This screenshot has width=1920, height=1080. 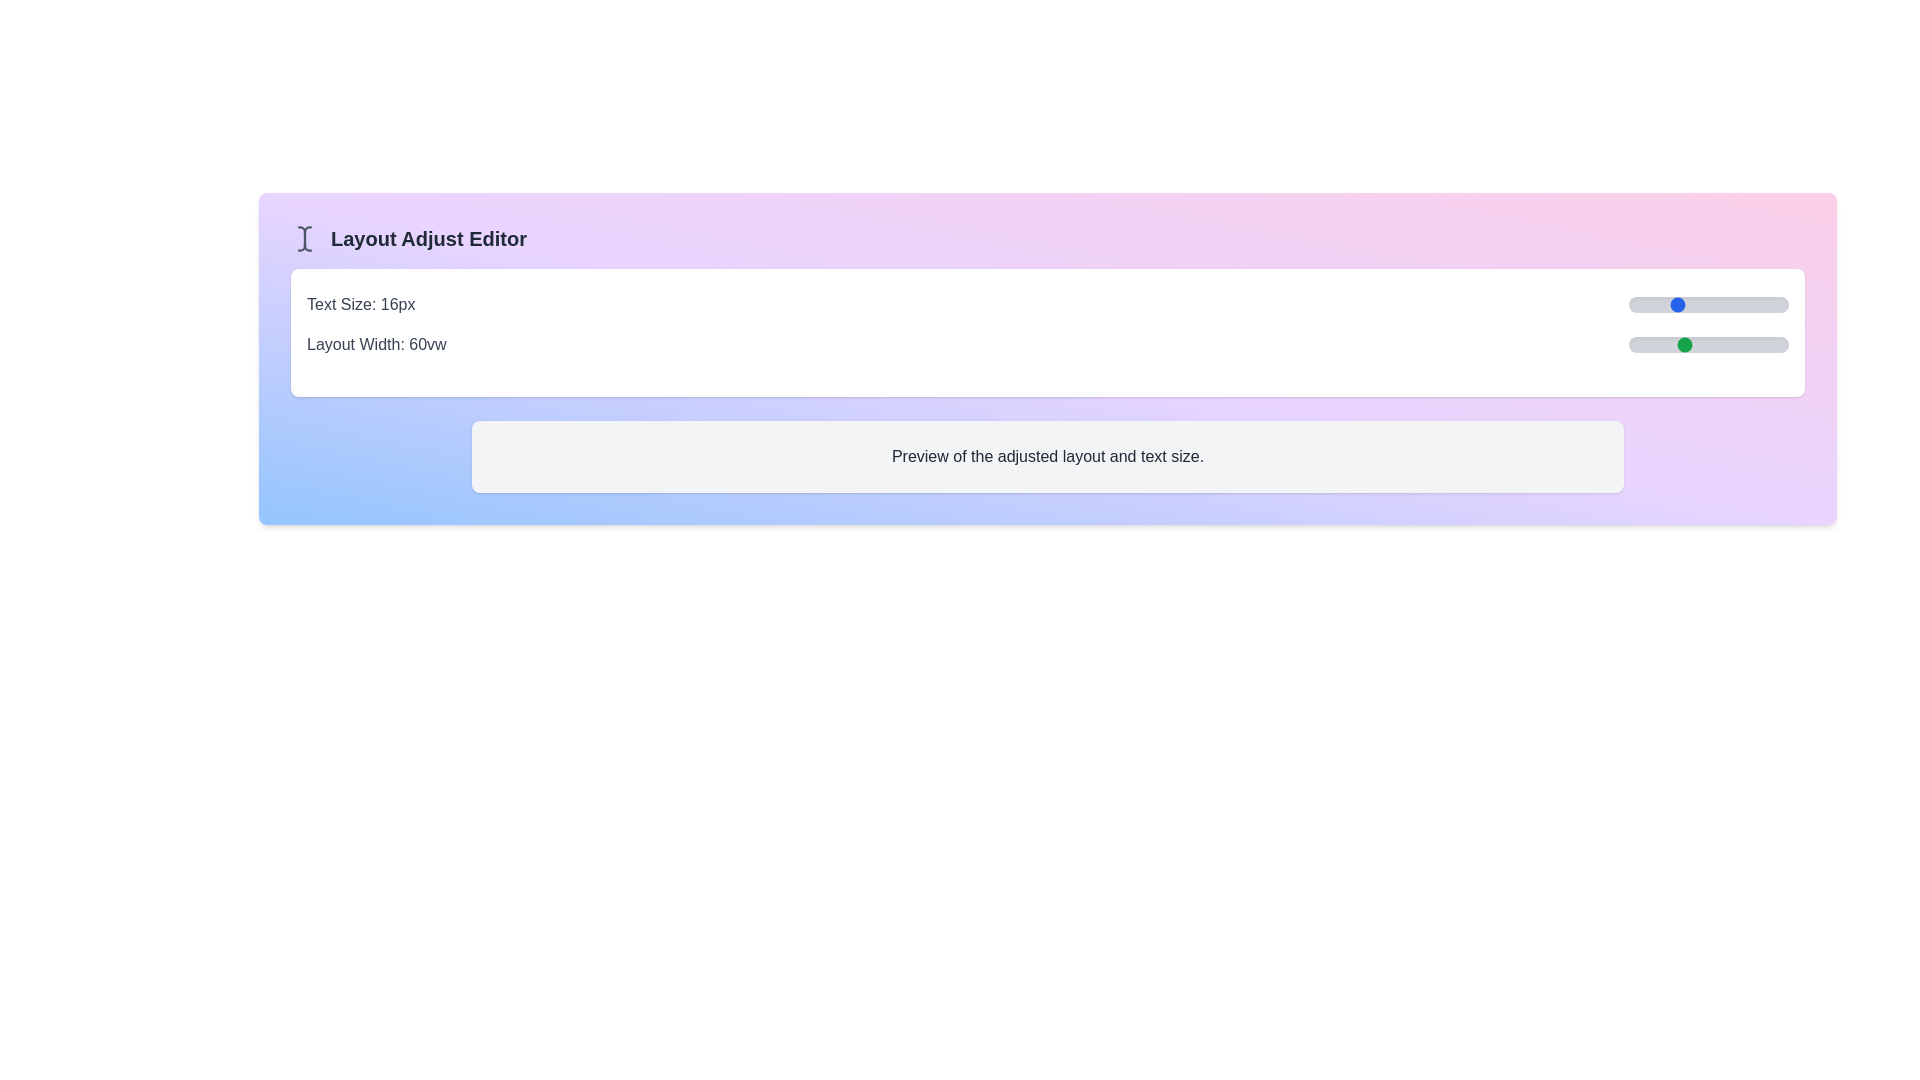 What do you see at coordinates (1651, 304) in the screenshot?
I see `the text size` at bounding box center [1651, 304].